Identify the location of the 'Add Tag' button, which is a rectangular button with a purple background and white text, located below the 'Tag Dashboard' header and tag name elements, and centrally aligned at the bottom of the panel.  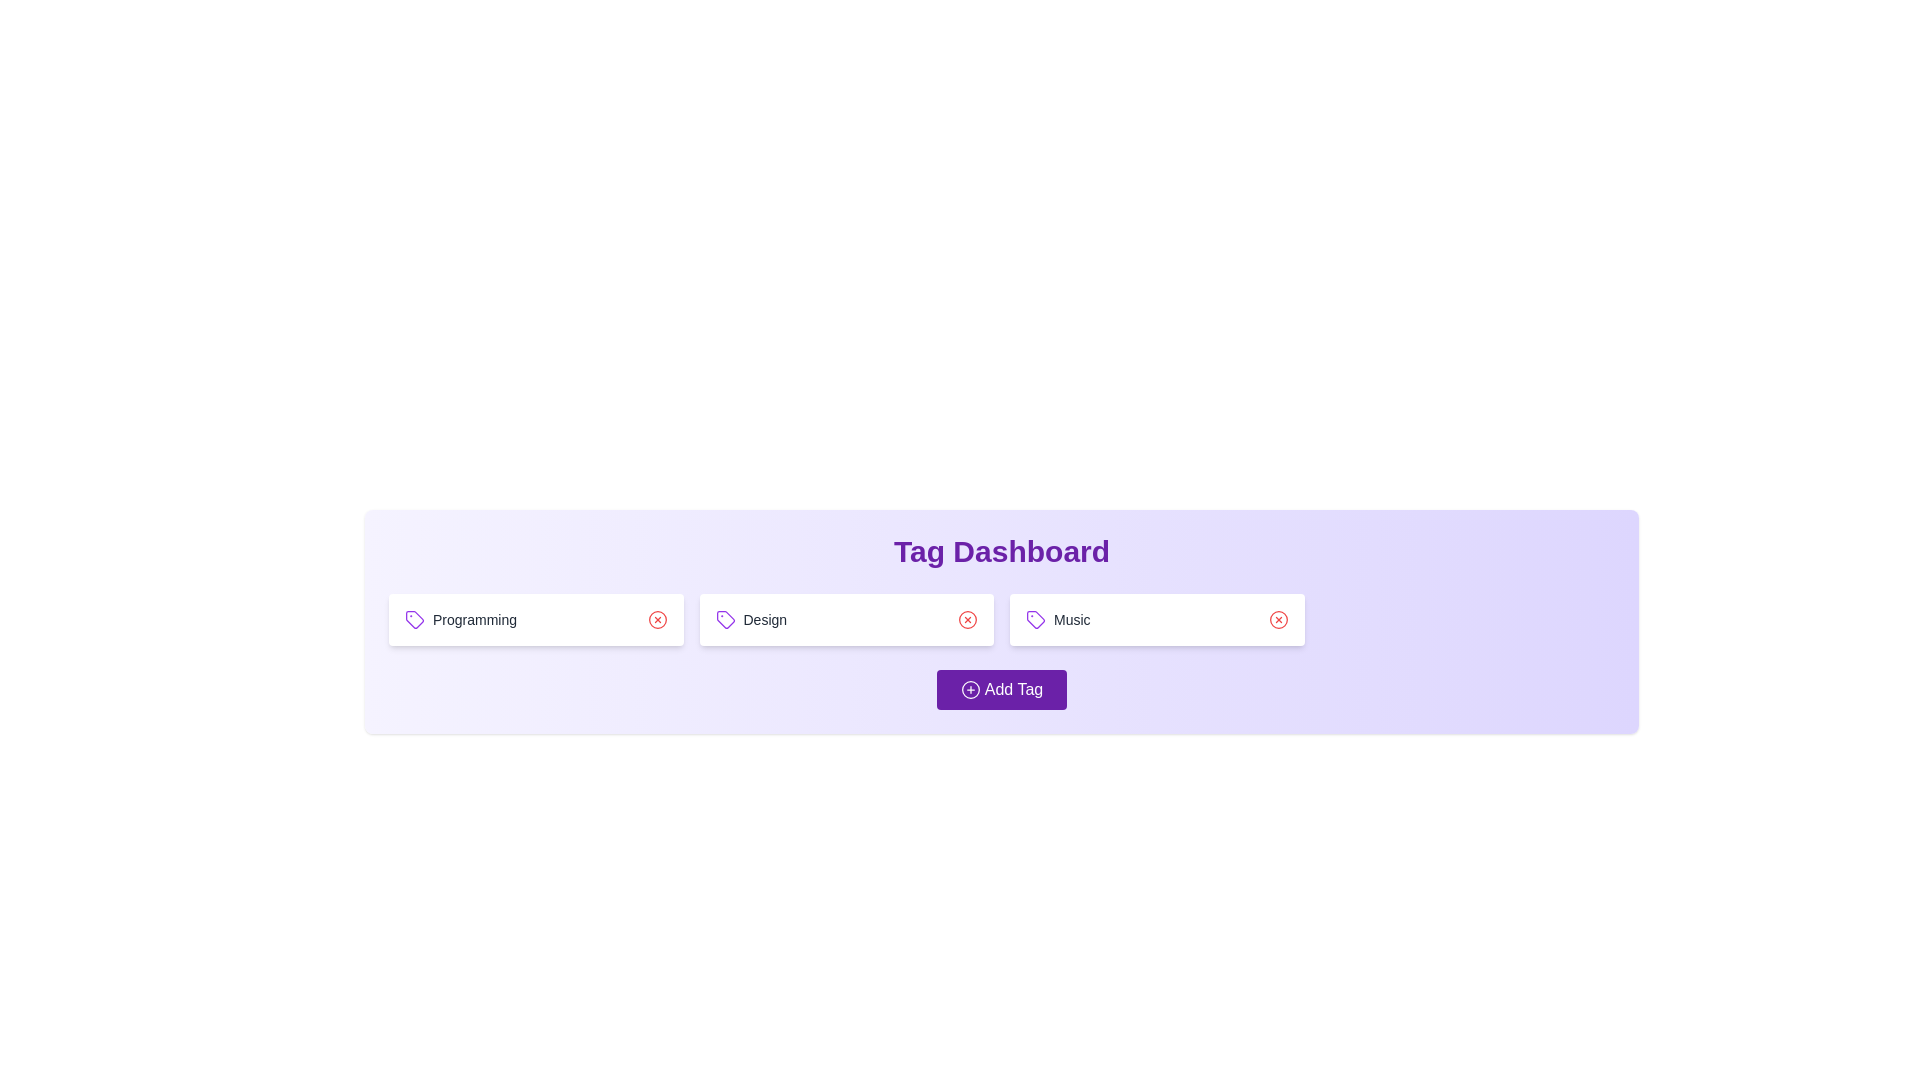
(1002, 689).